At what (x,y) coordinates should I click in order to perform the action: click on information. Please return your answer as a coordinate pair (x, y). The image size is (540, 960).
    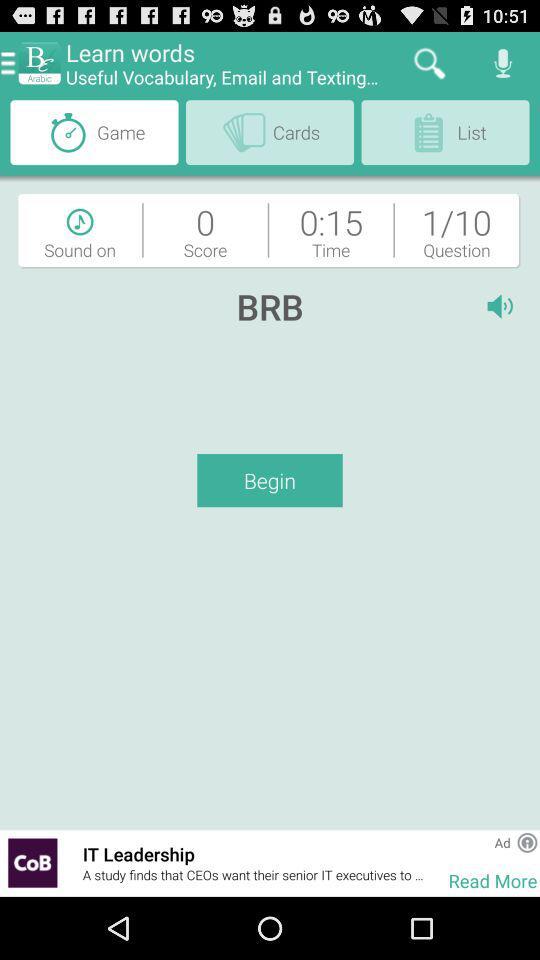
    Looking at the image, I should click on (527, 841).